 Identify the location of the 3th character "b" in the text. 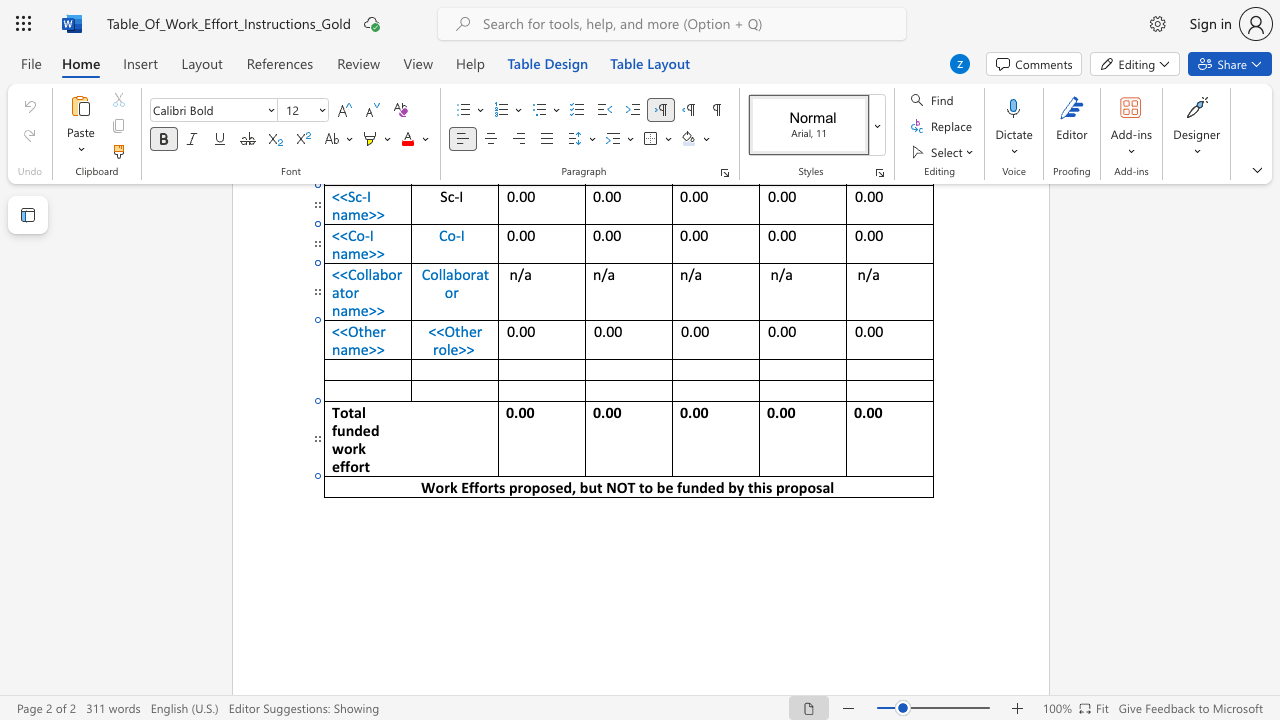
(731, 487).